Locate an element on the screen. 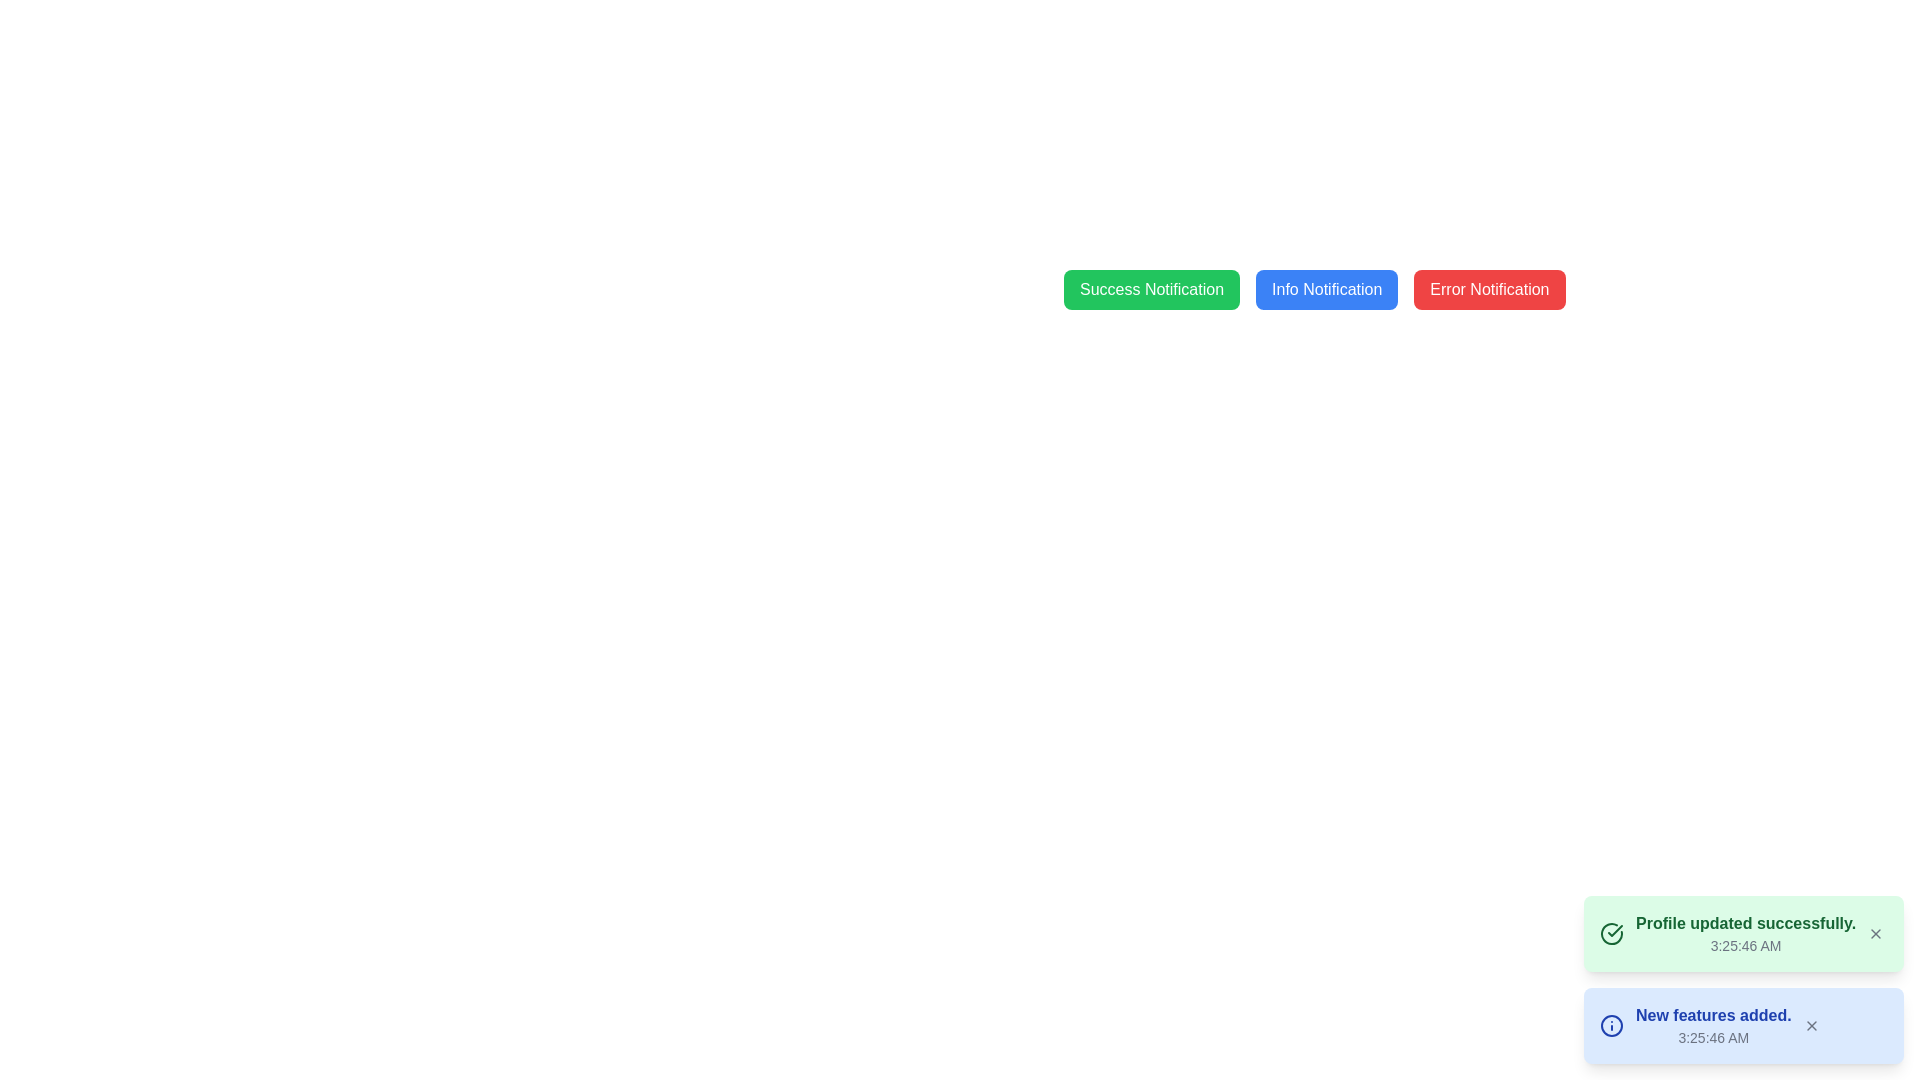 This screenshot has width=1920, height=1080. the leftmost button in the group of three horizontally arranged buttons is located at coordinates (1152, 289).